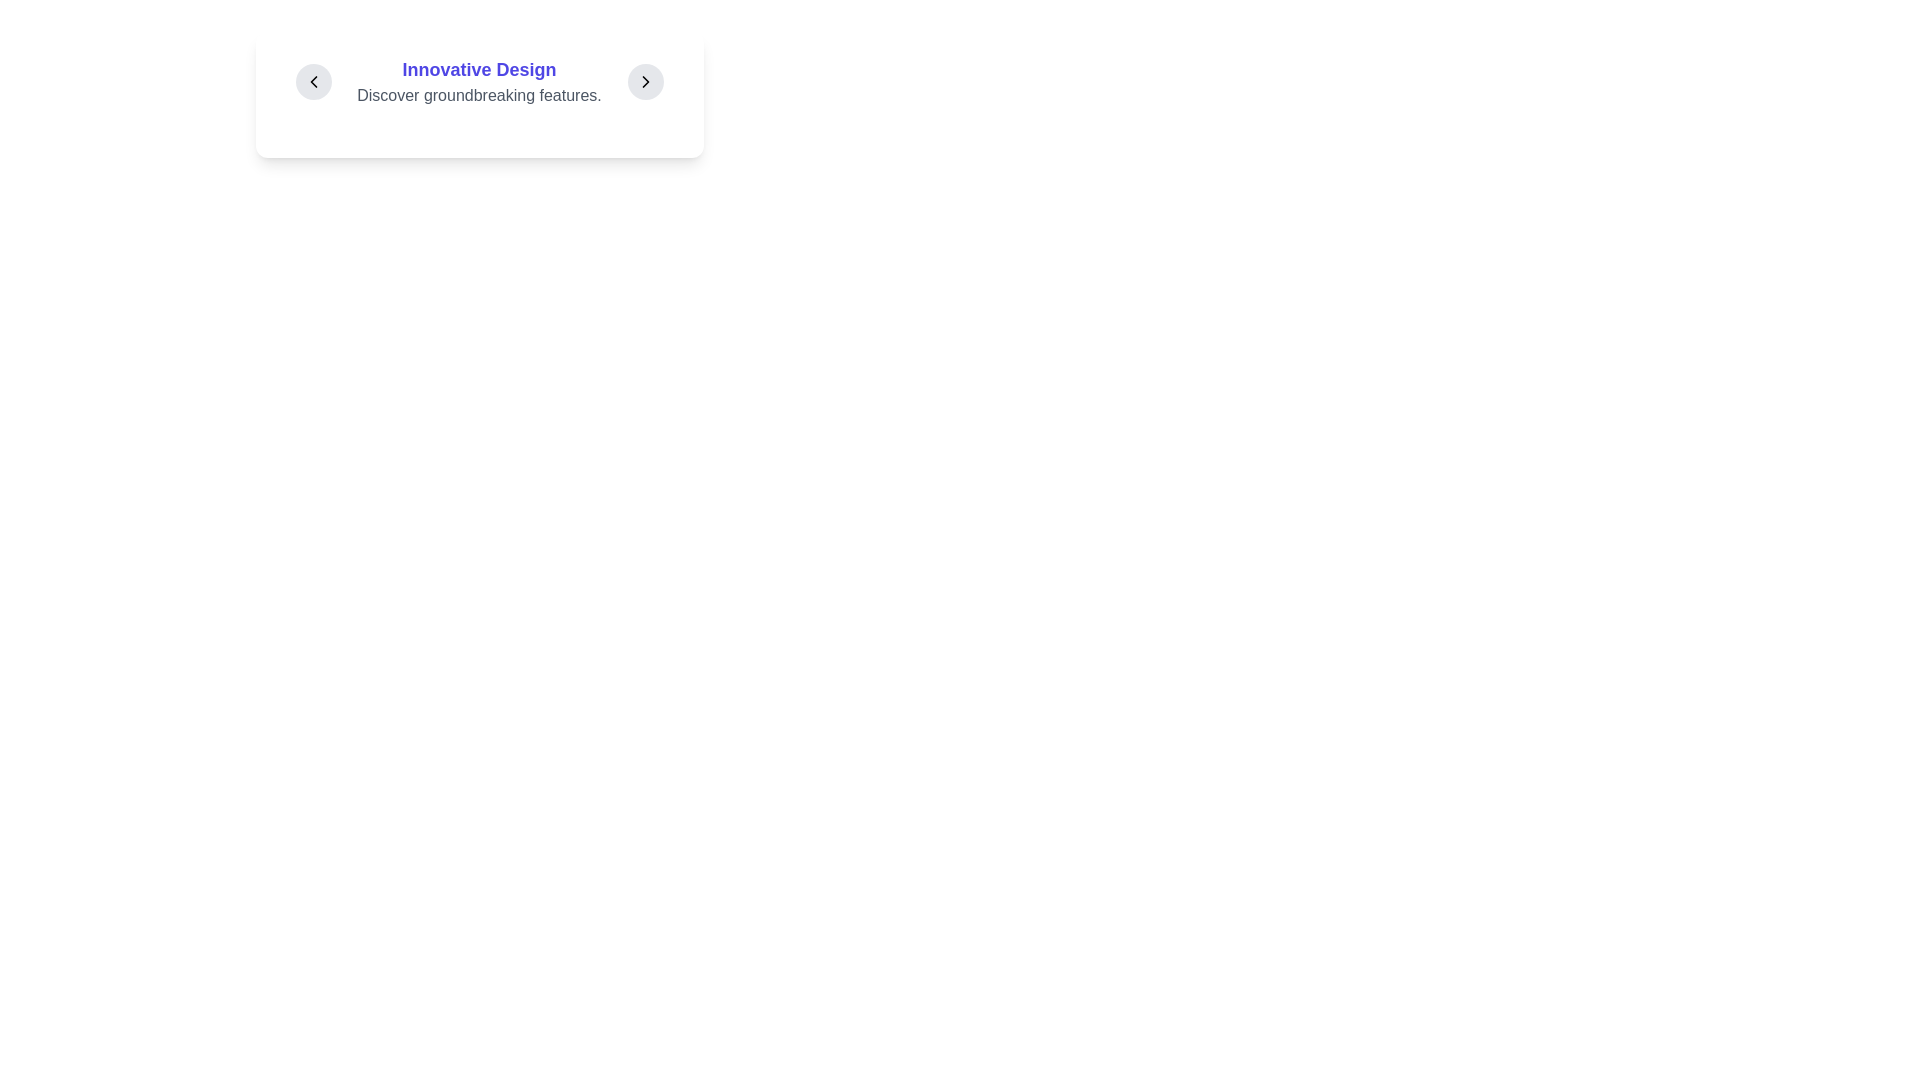  I want to click on the Text Label that serves as a descriptive subtitle under the heading 'Innovative Design', positioned centrally below it, so click(478, 96).